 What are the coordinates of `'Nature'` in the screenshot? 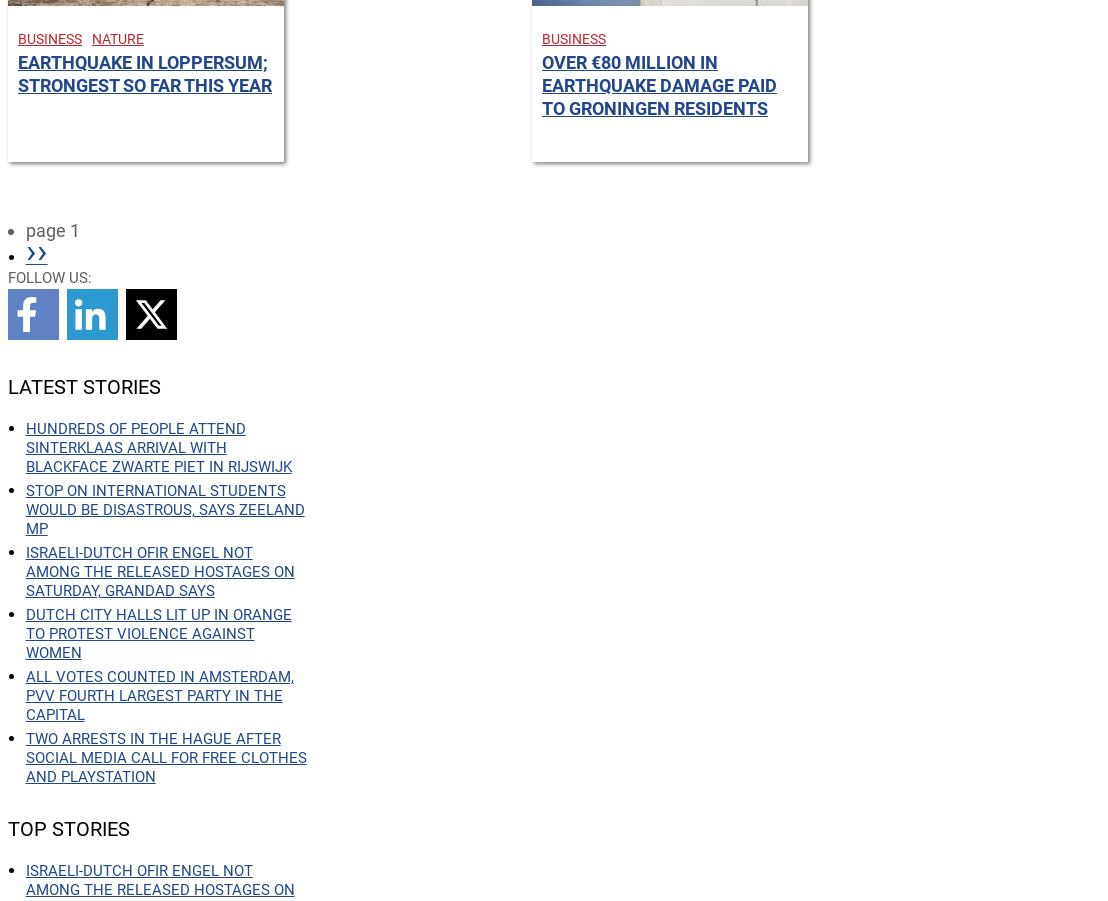 It's located at (118, 37).